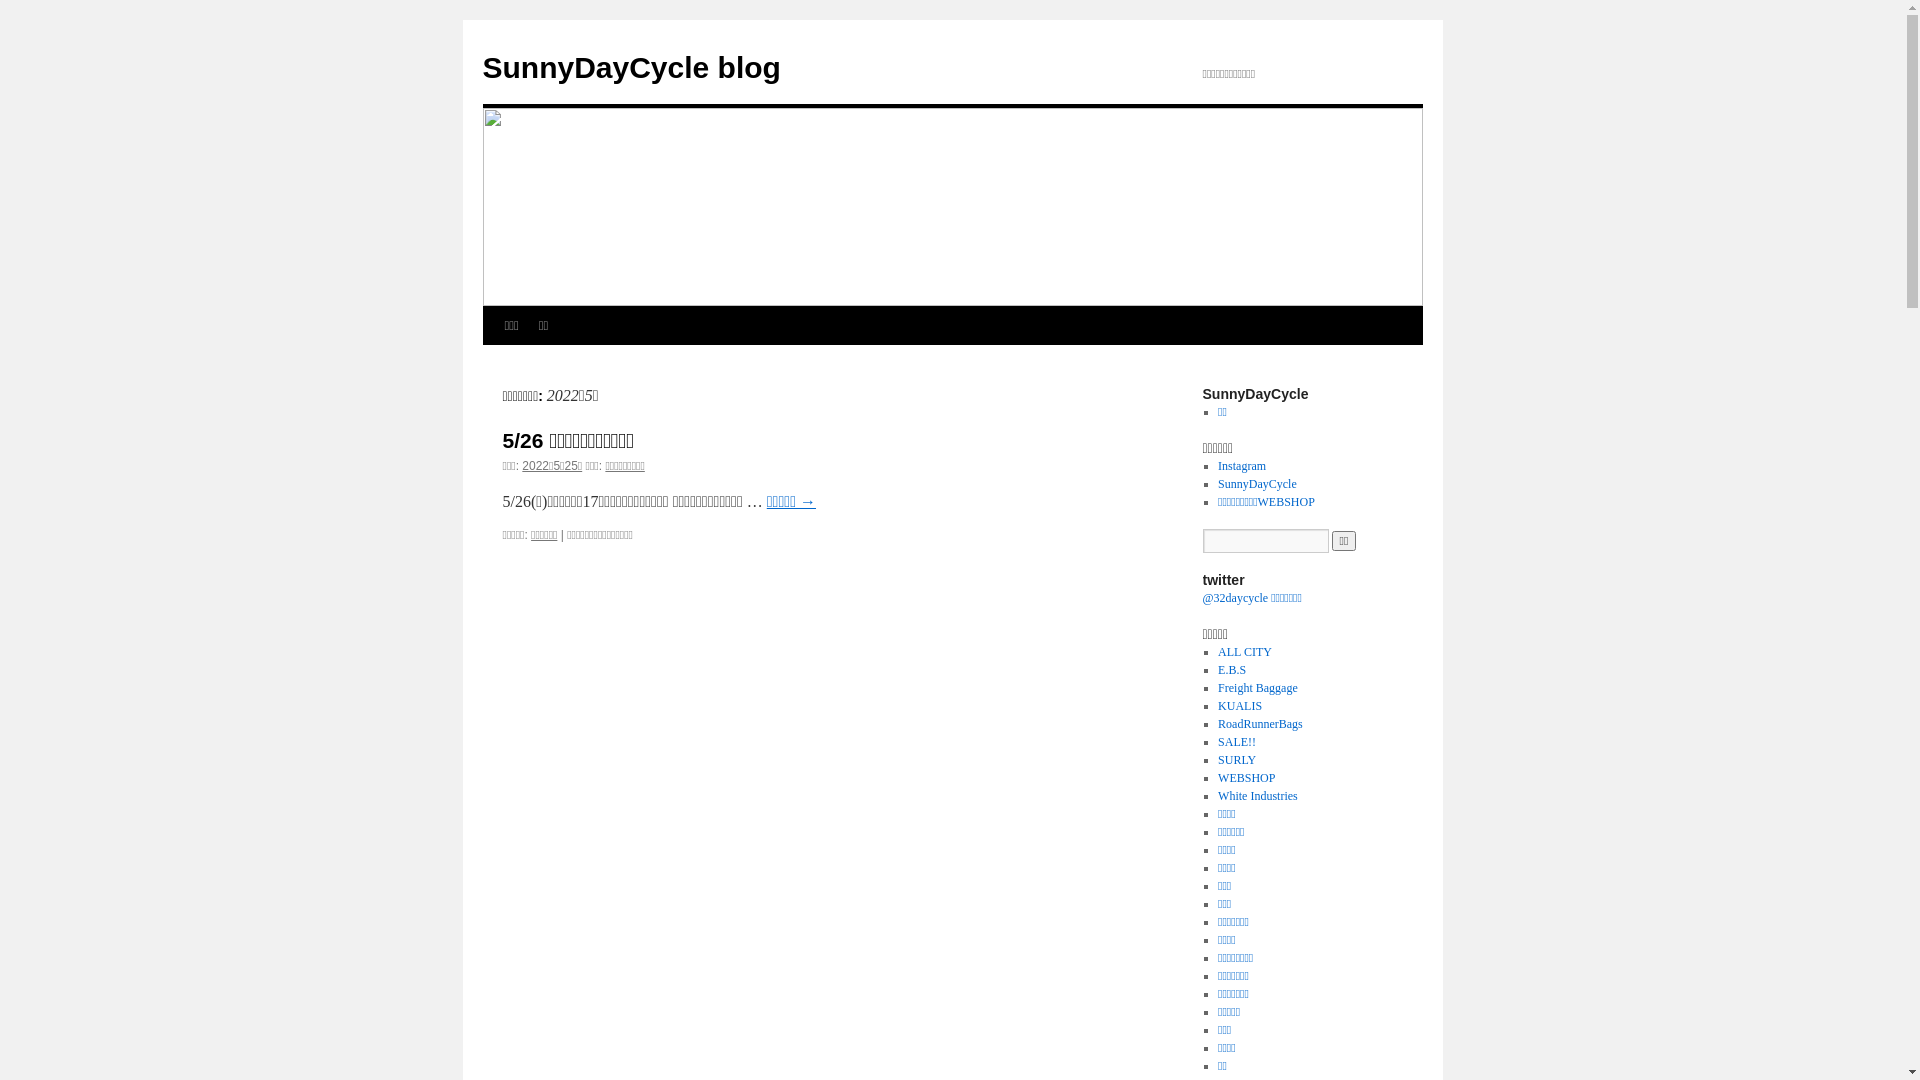  I want to click on 'KUALIS', so click(1217, 704).